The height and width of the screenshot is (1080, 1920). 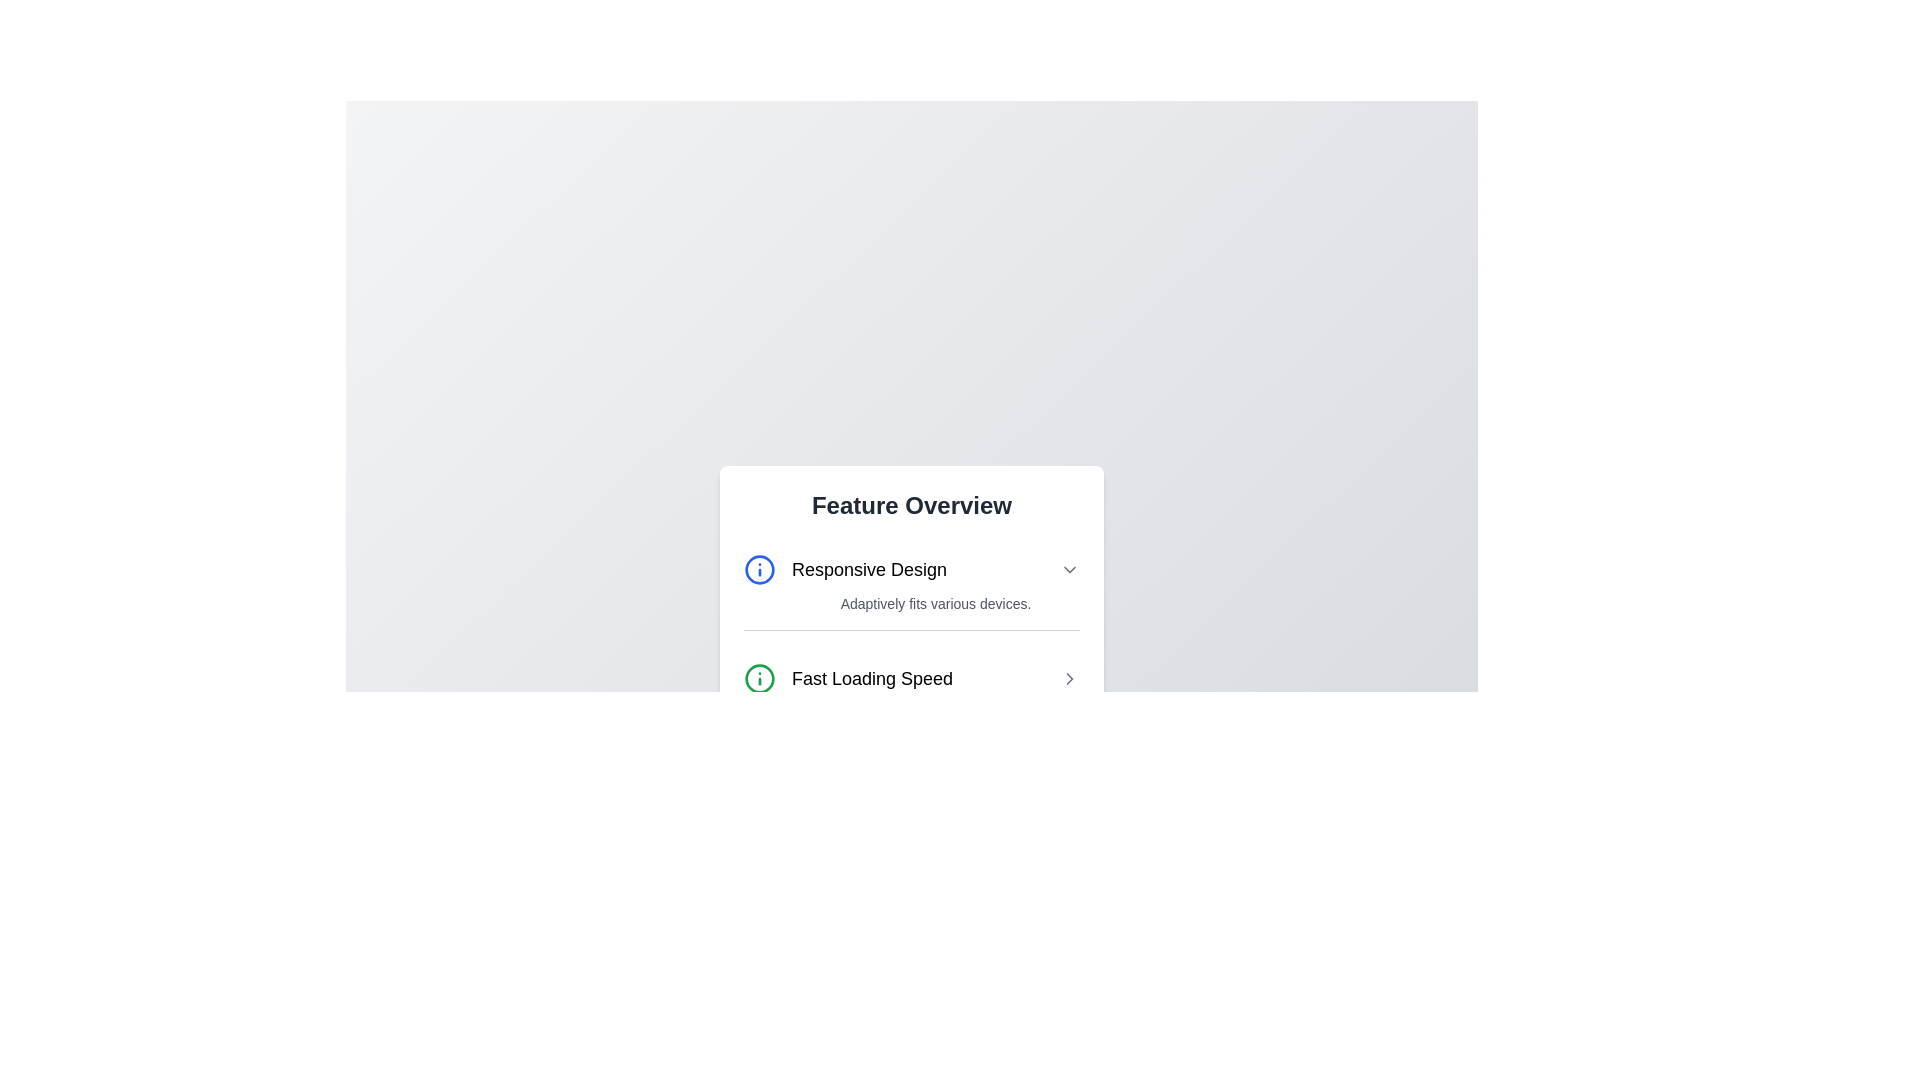 What do you see at coordinates (1069, 677) in the screenshot?
I see `the rightward-pointing chevron icon located to the right of the 'Fast Loading Speed' text in the 'Feature Overview' section` at bounding box center [1069, 677].